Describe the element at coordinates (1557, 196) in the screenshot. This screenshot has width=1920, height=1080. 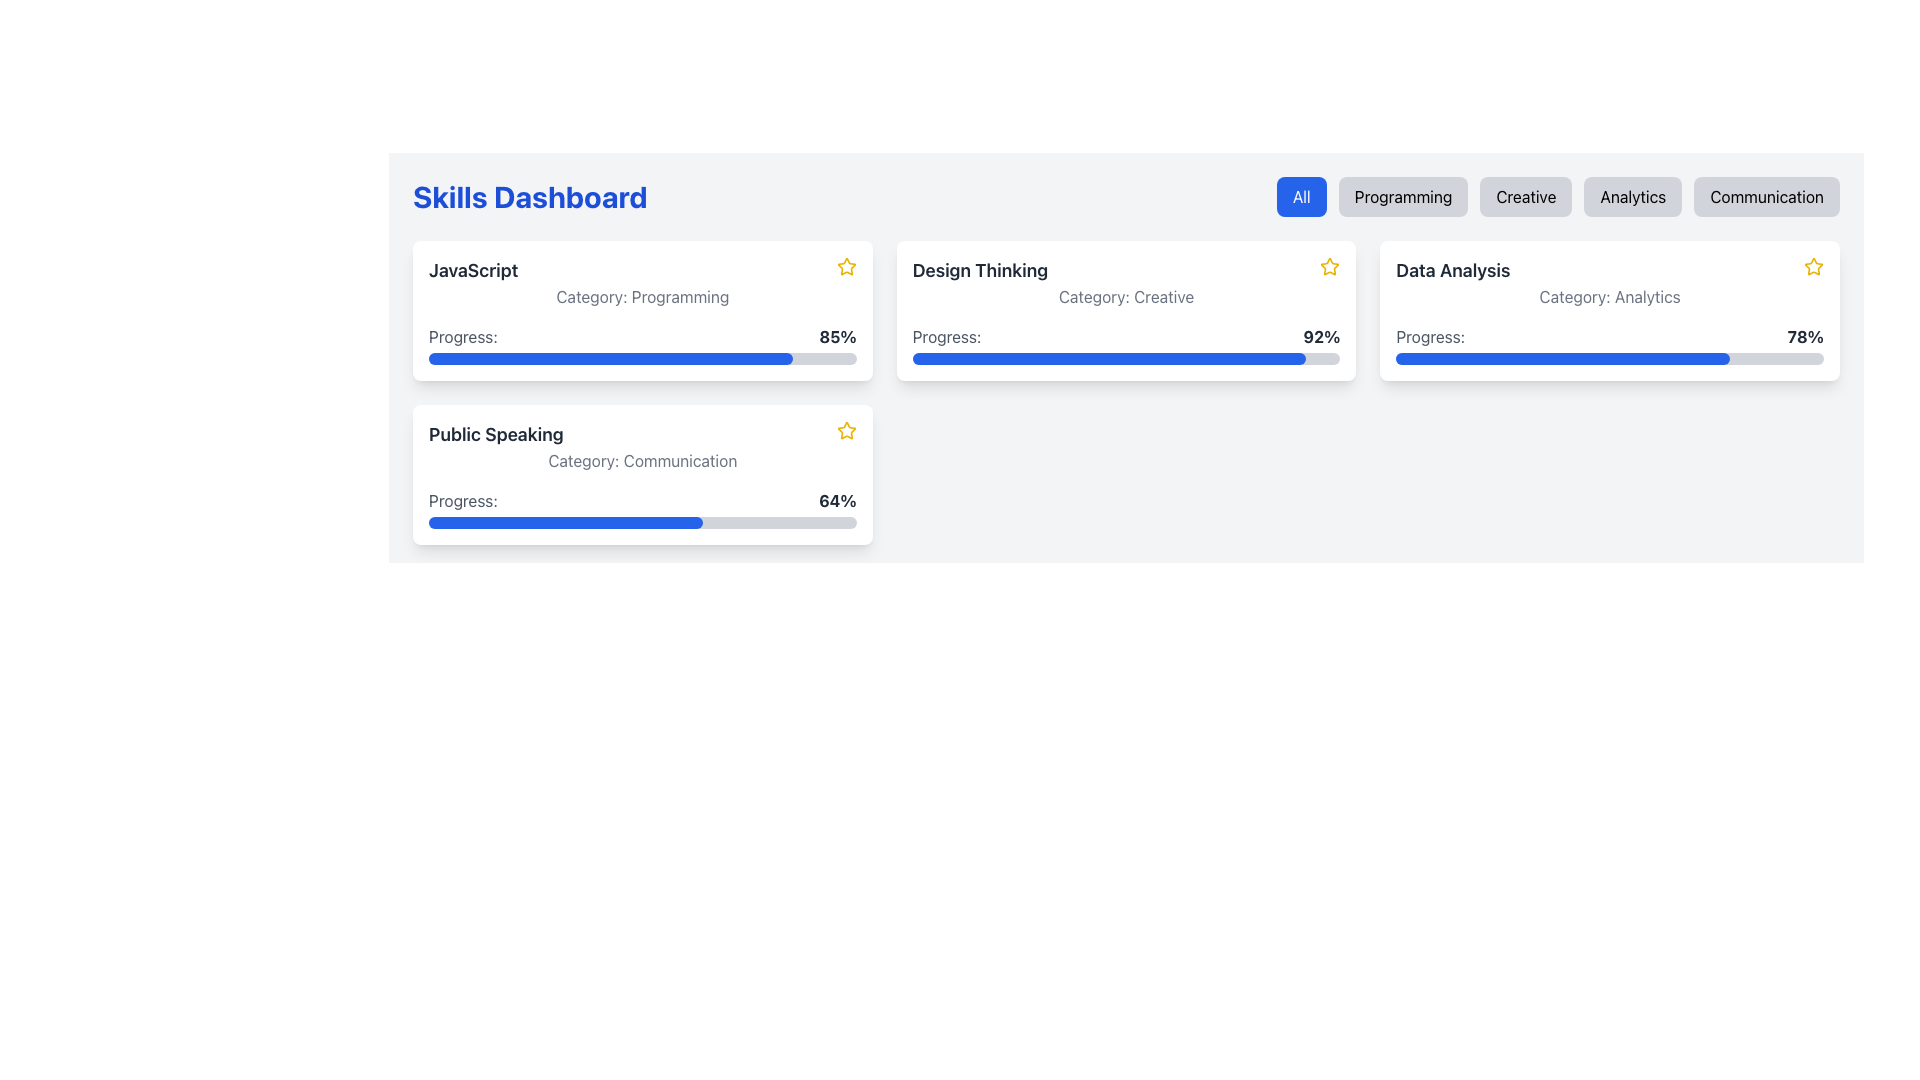
I see `the 'Creative' filter button in the dashboard interface to possibly reveal additional styling changes` at that location.